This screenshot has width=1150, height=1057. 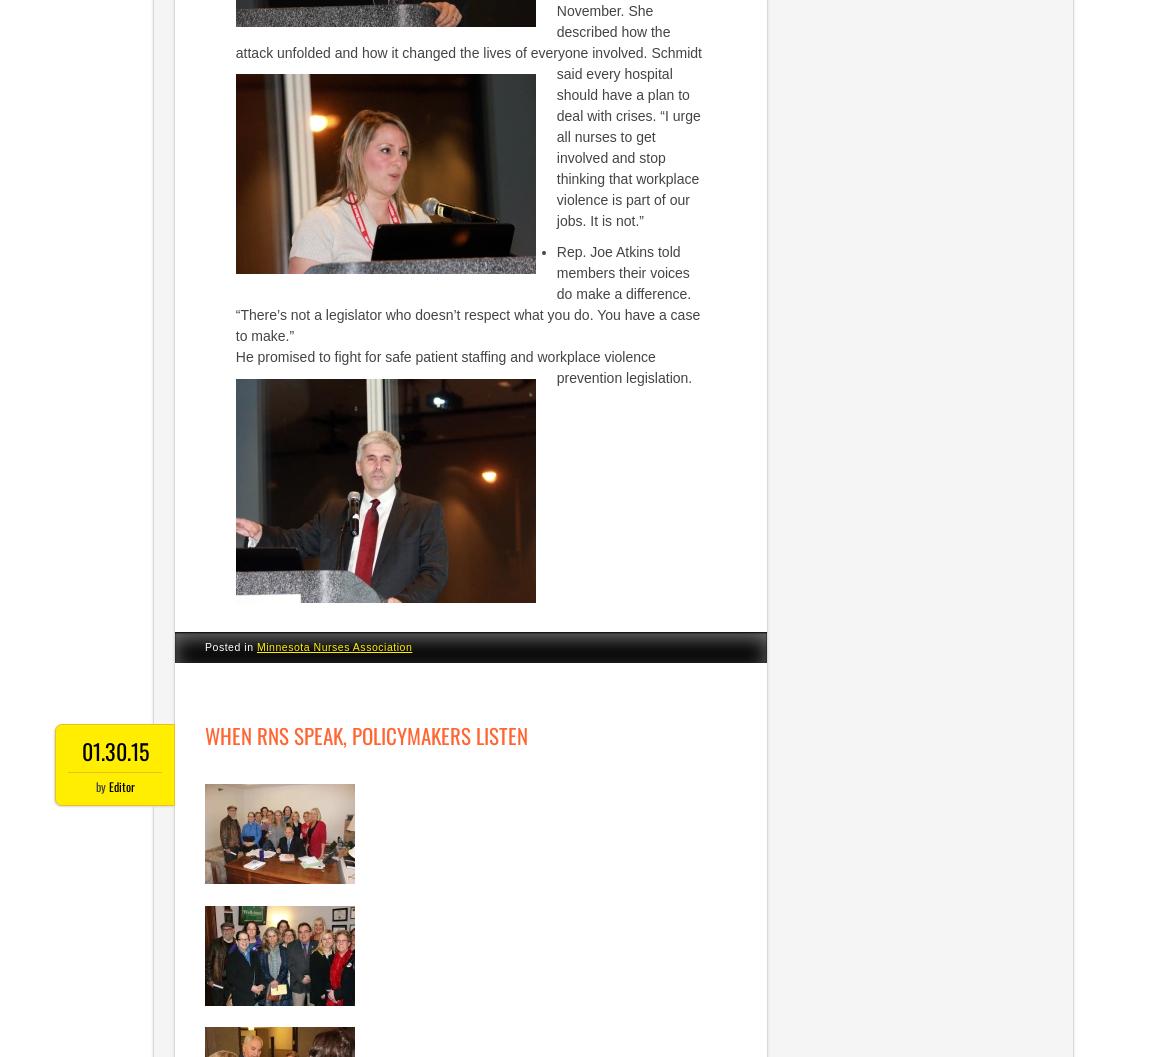 I want to click on 'He promised to fight for safe patient', so click(x=346, y=356).